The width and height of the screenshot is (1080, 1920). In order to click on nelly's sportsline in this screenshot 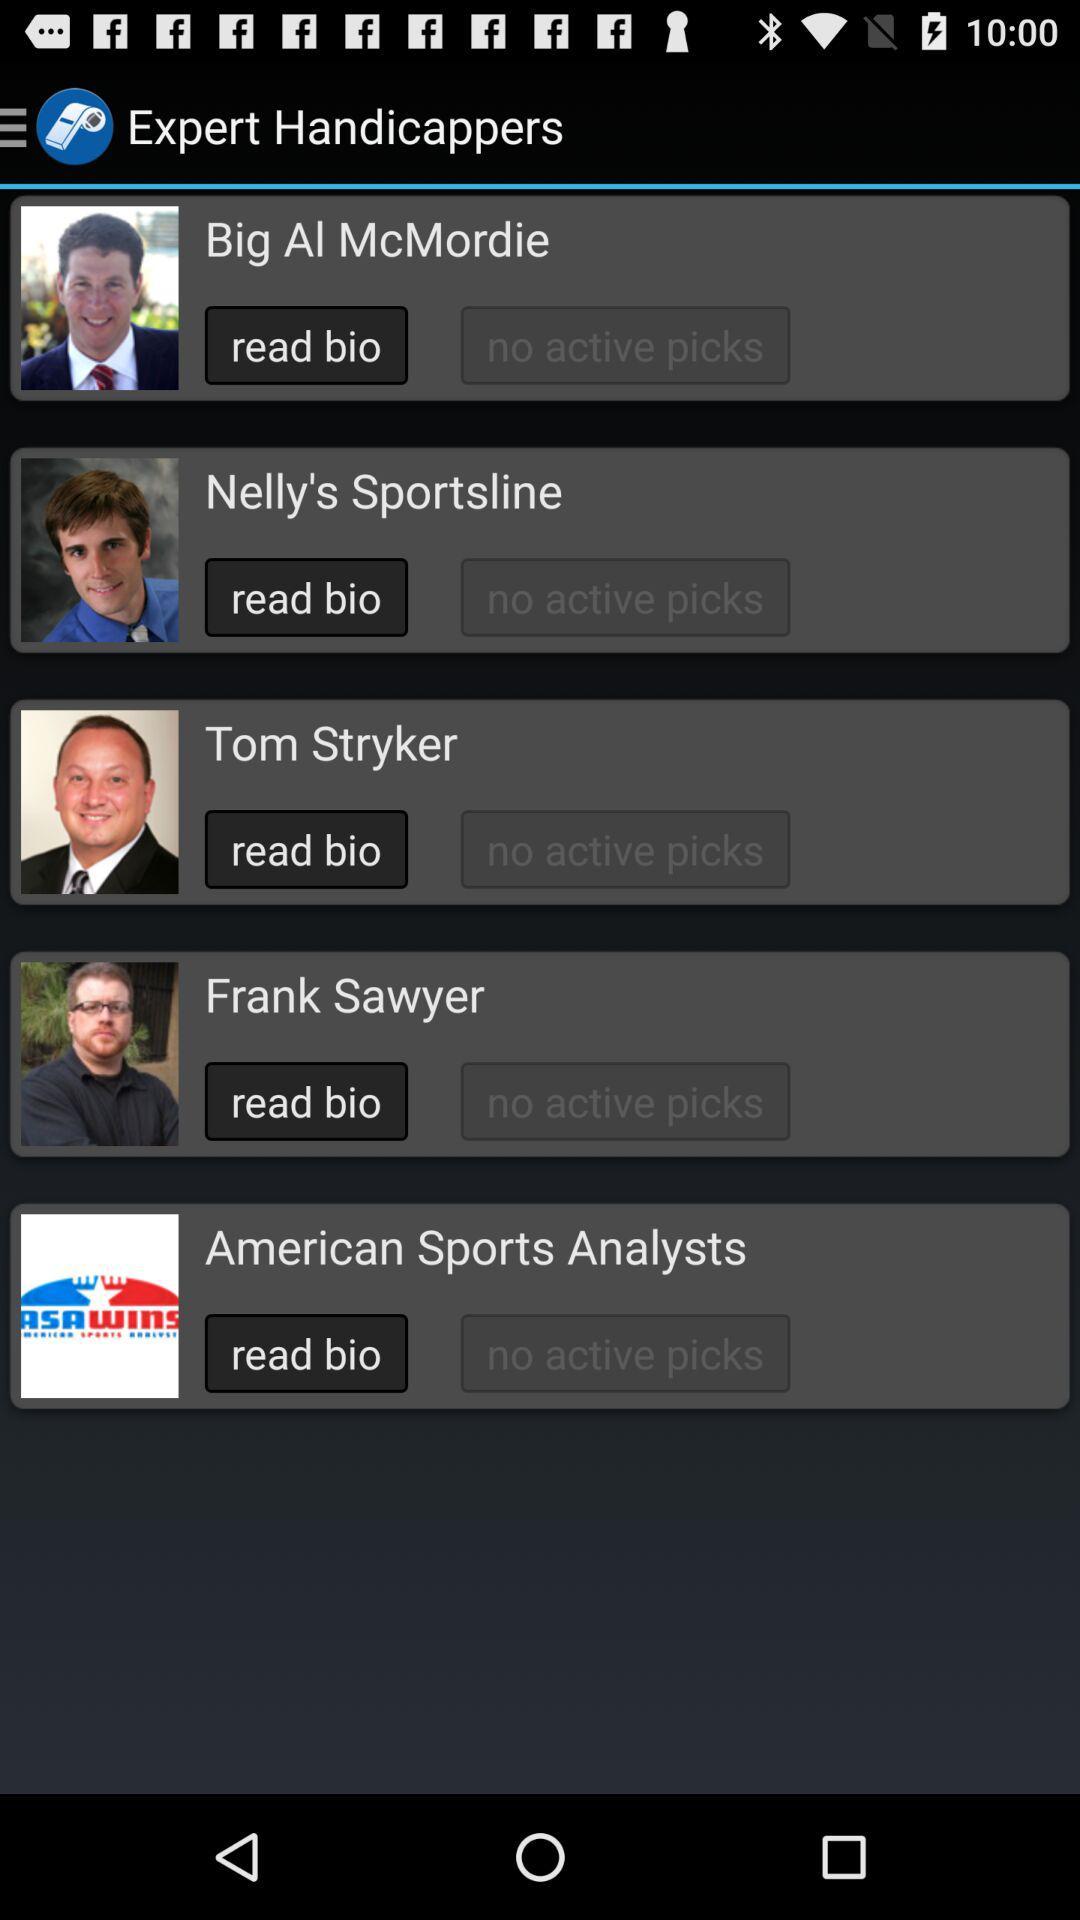, I will do `click(383, 490)`.